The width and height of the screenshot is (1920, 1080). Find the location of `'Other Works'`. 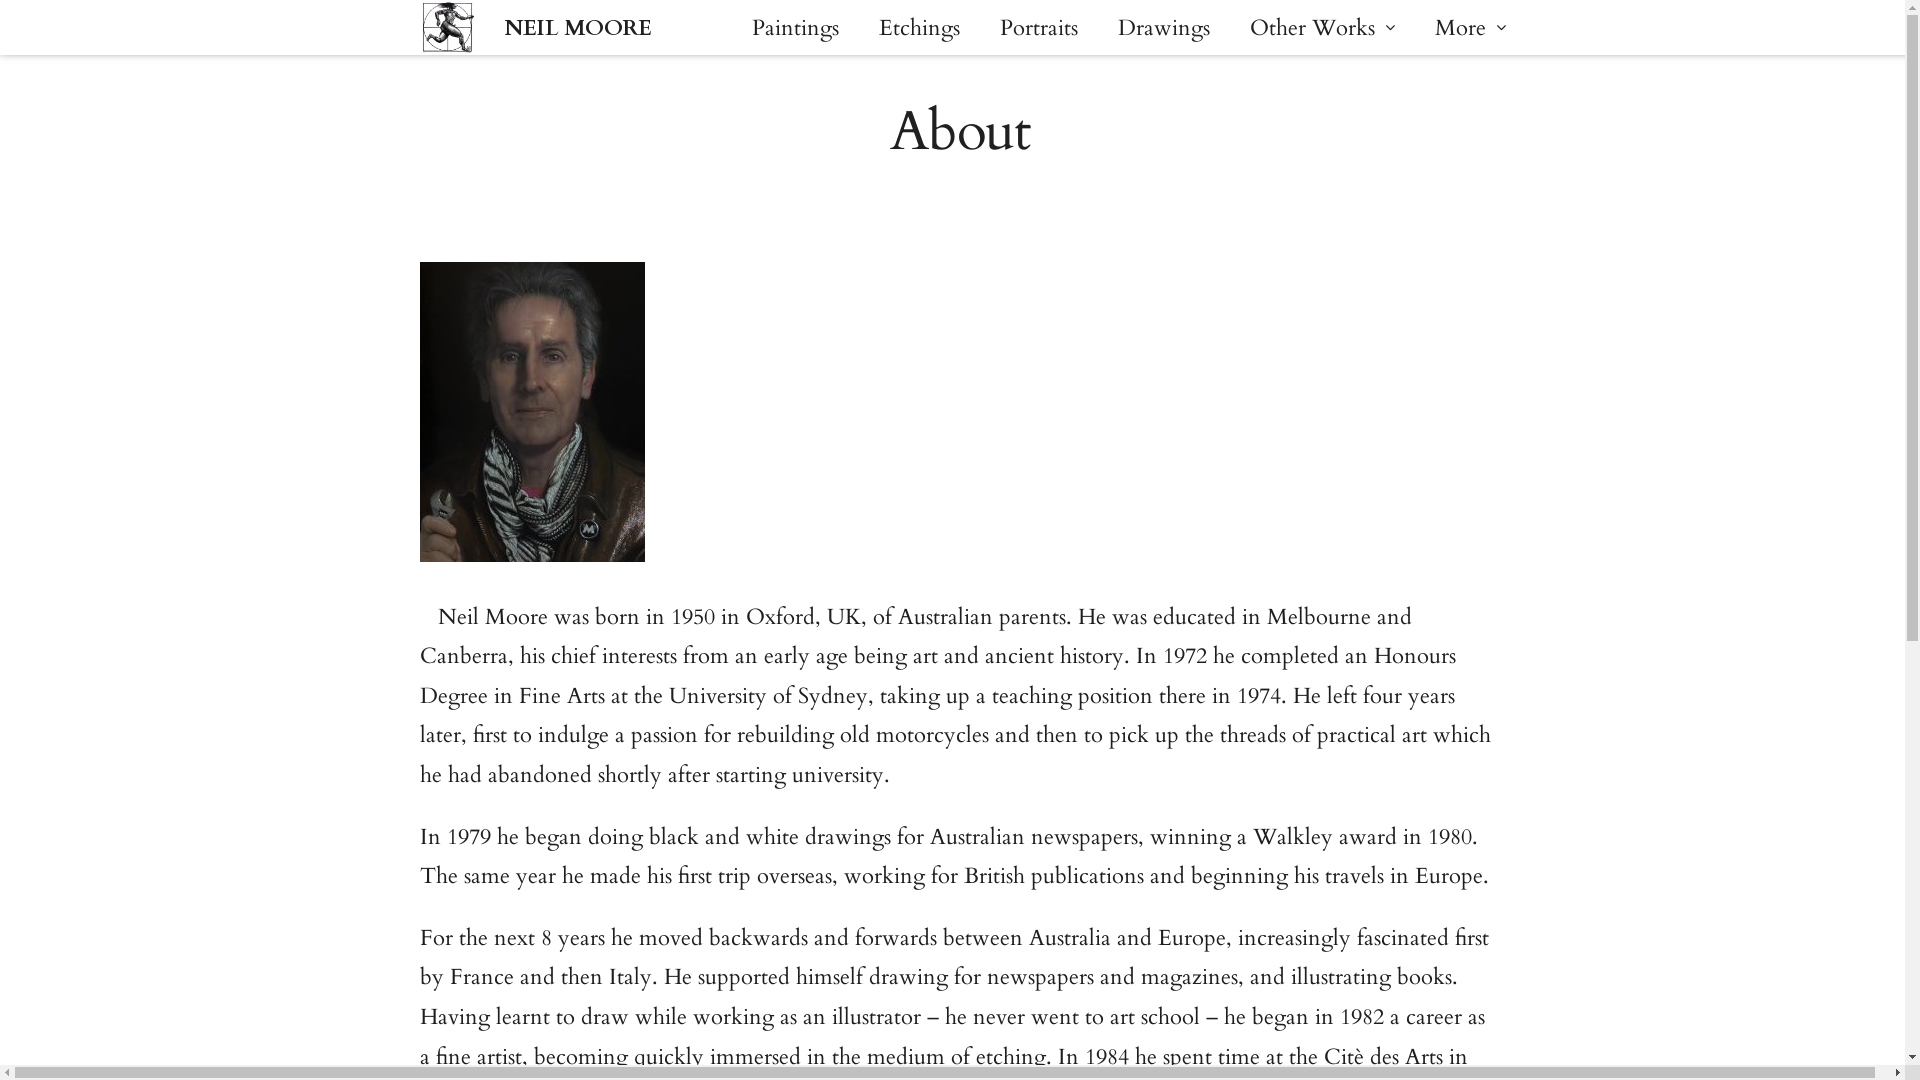

'Other Works' is located at coordinates (1322, 27).